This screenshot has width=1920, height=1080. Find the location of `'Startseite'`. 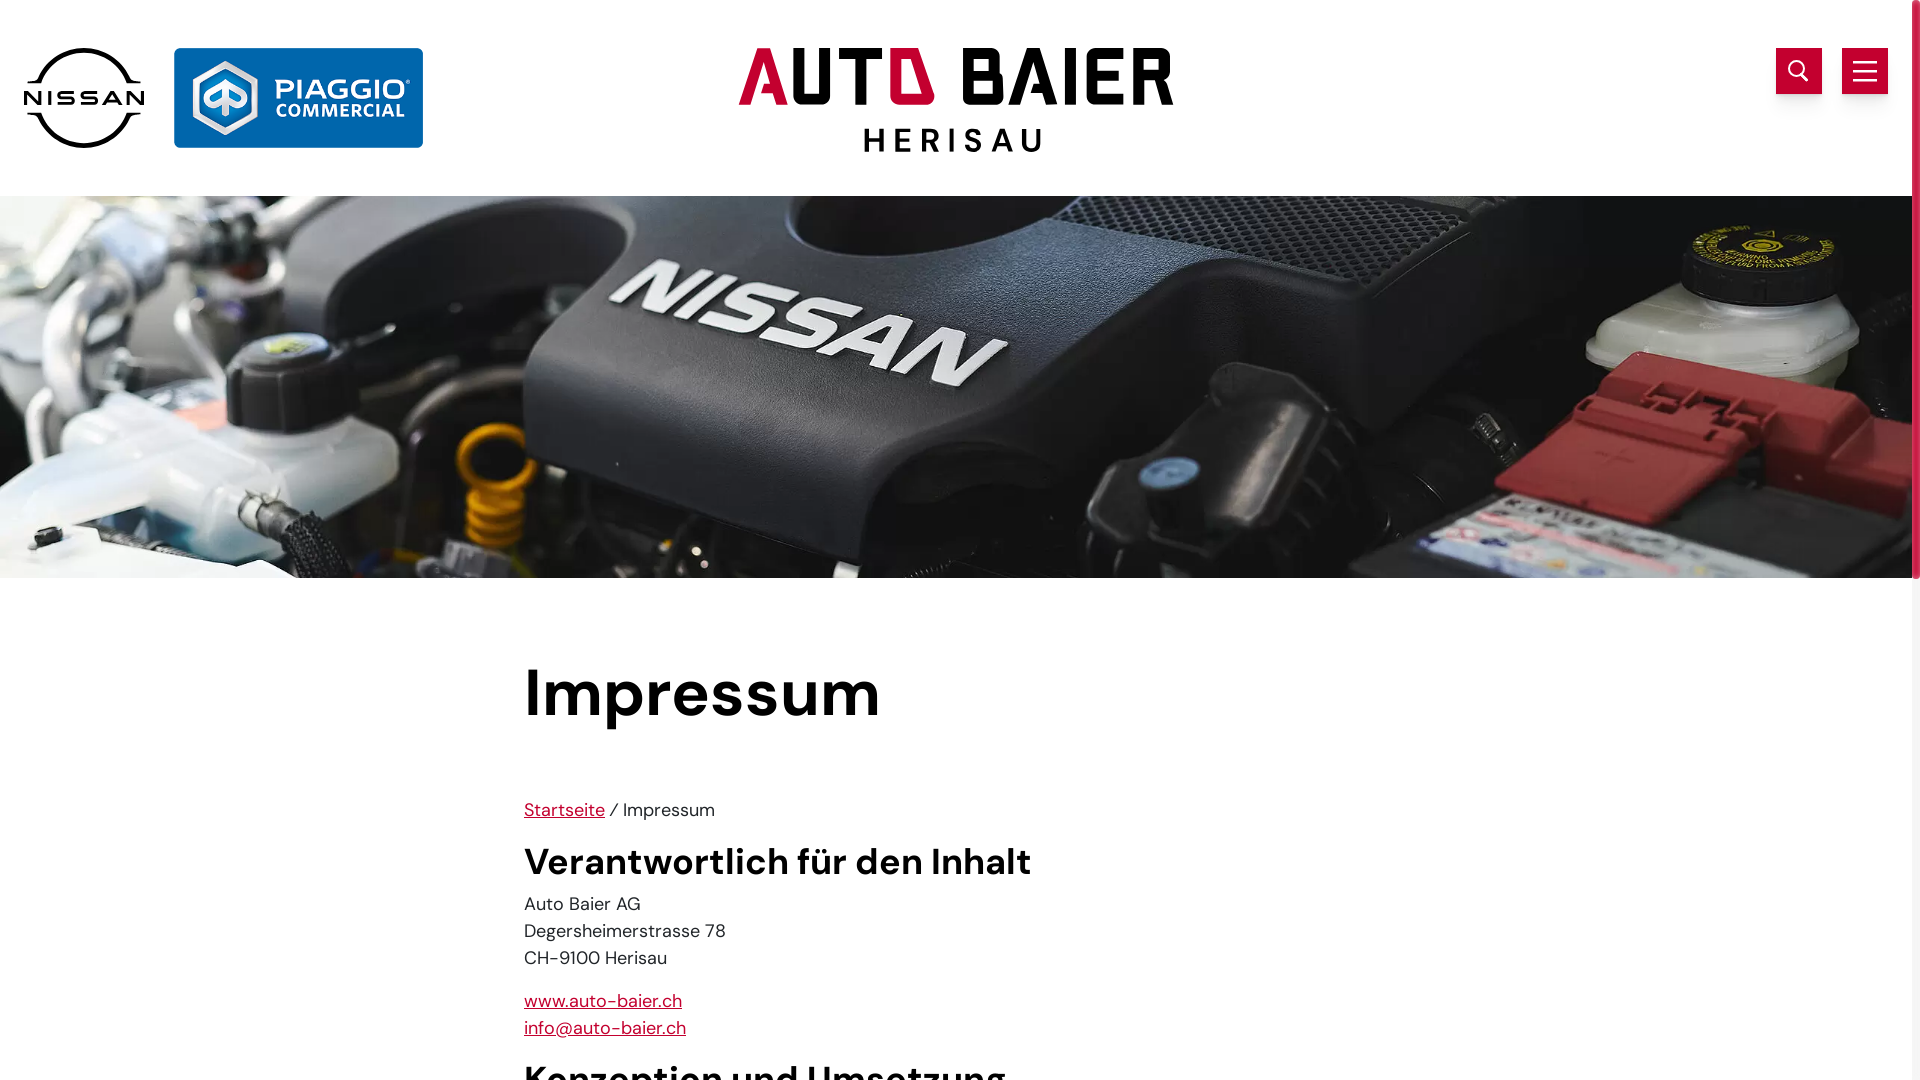

'Startseite' is located at coordinates (563, 810).